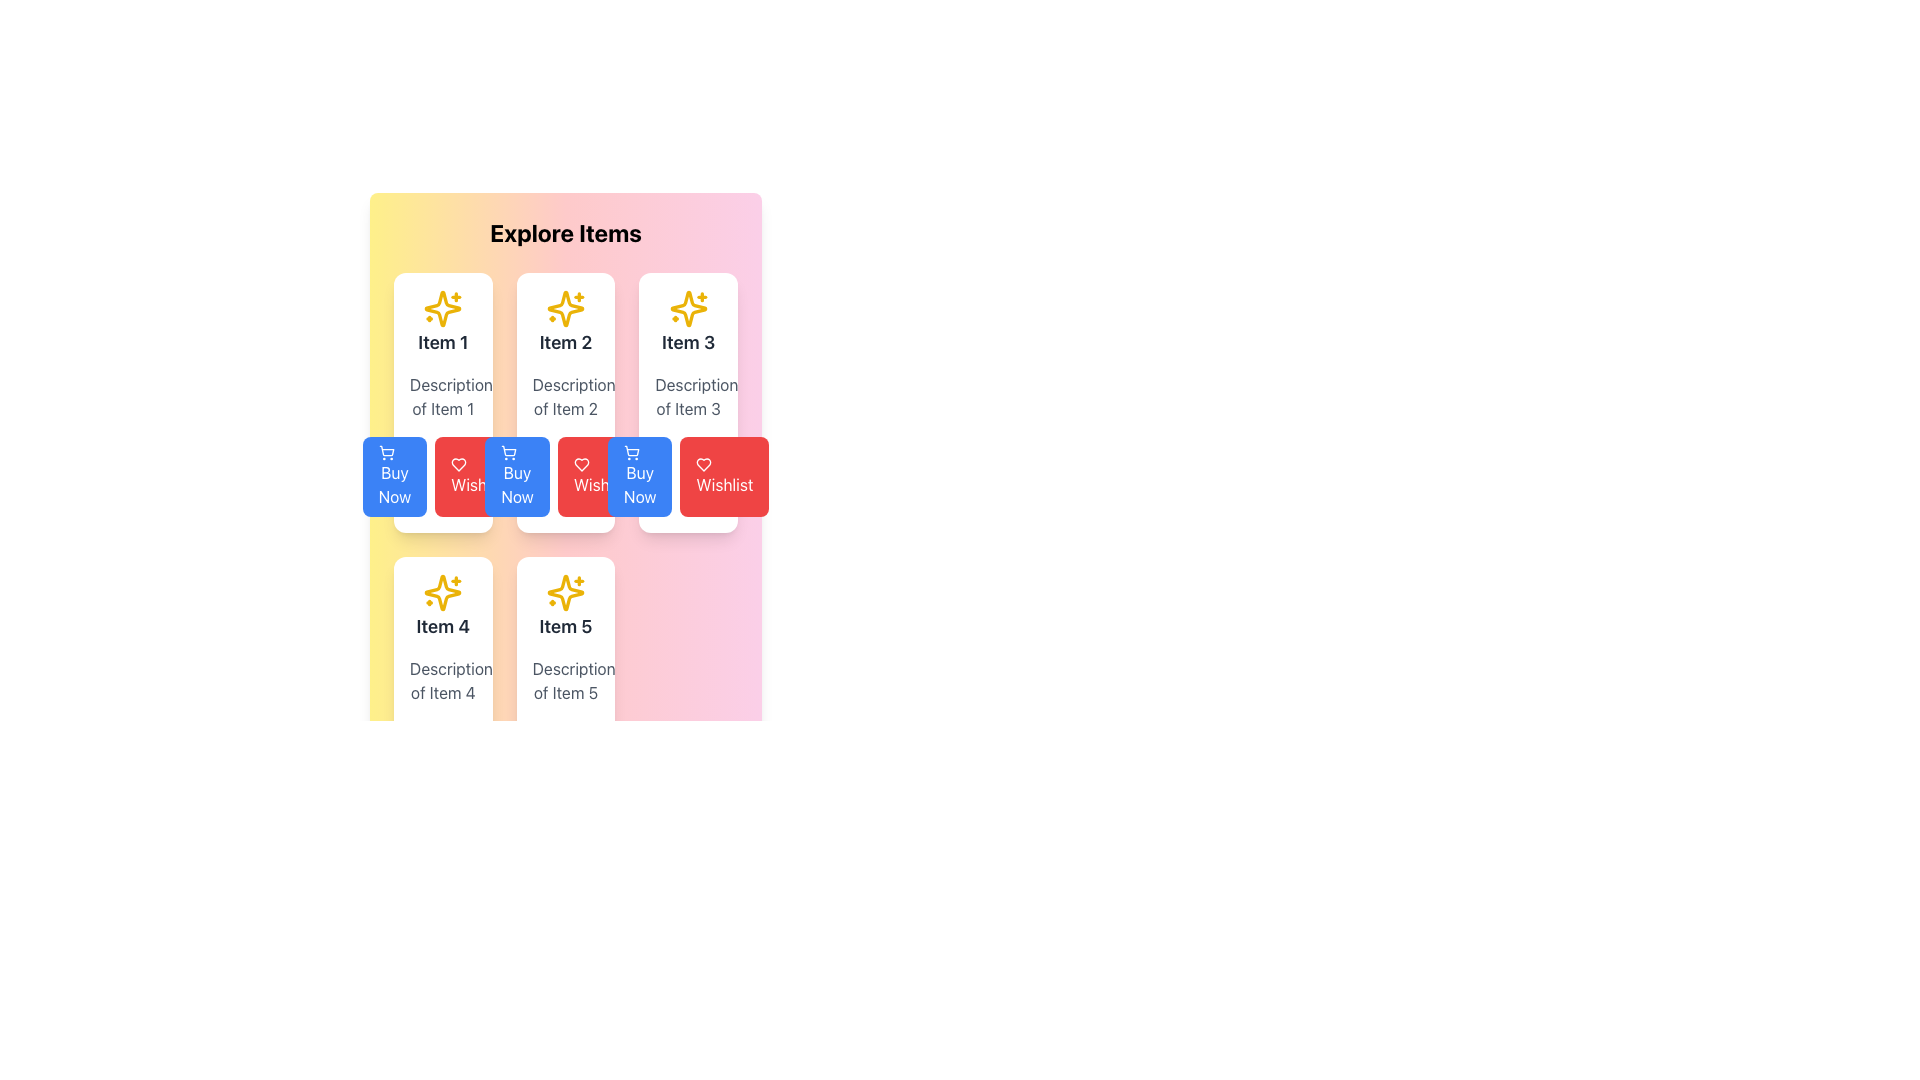  I want to click on the star-shaped golden yellow icon located in the top-left card labeled 'Item 1' in the grid, so click(442, 308).